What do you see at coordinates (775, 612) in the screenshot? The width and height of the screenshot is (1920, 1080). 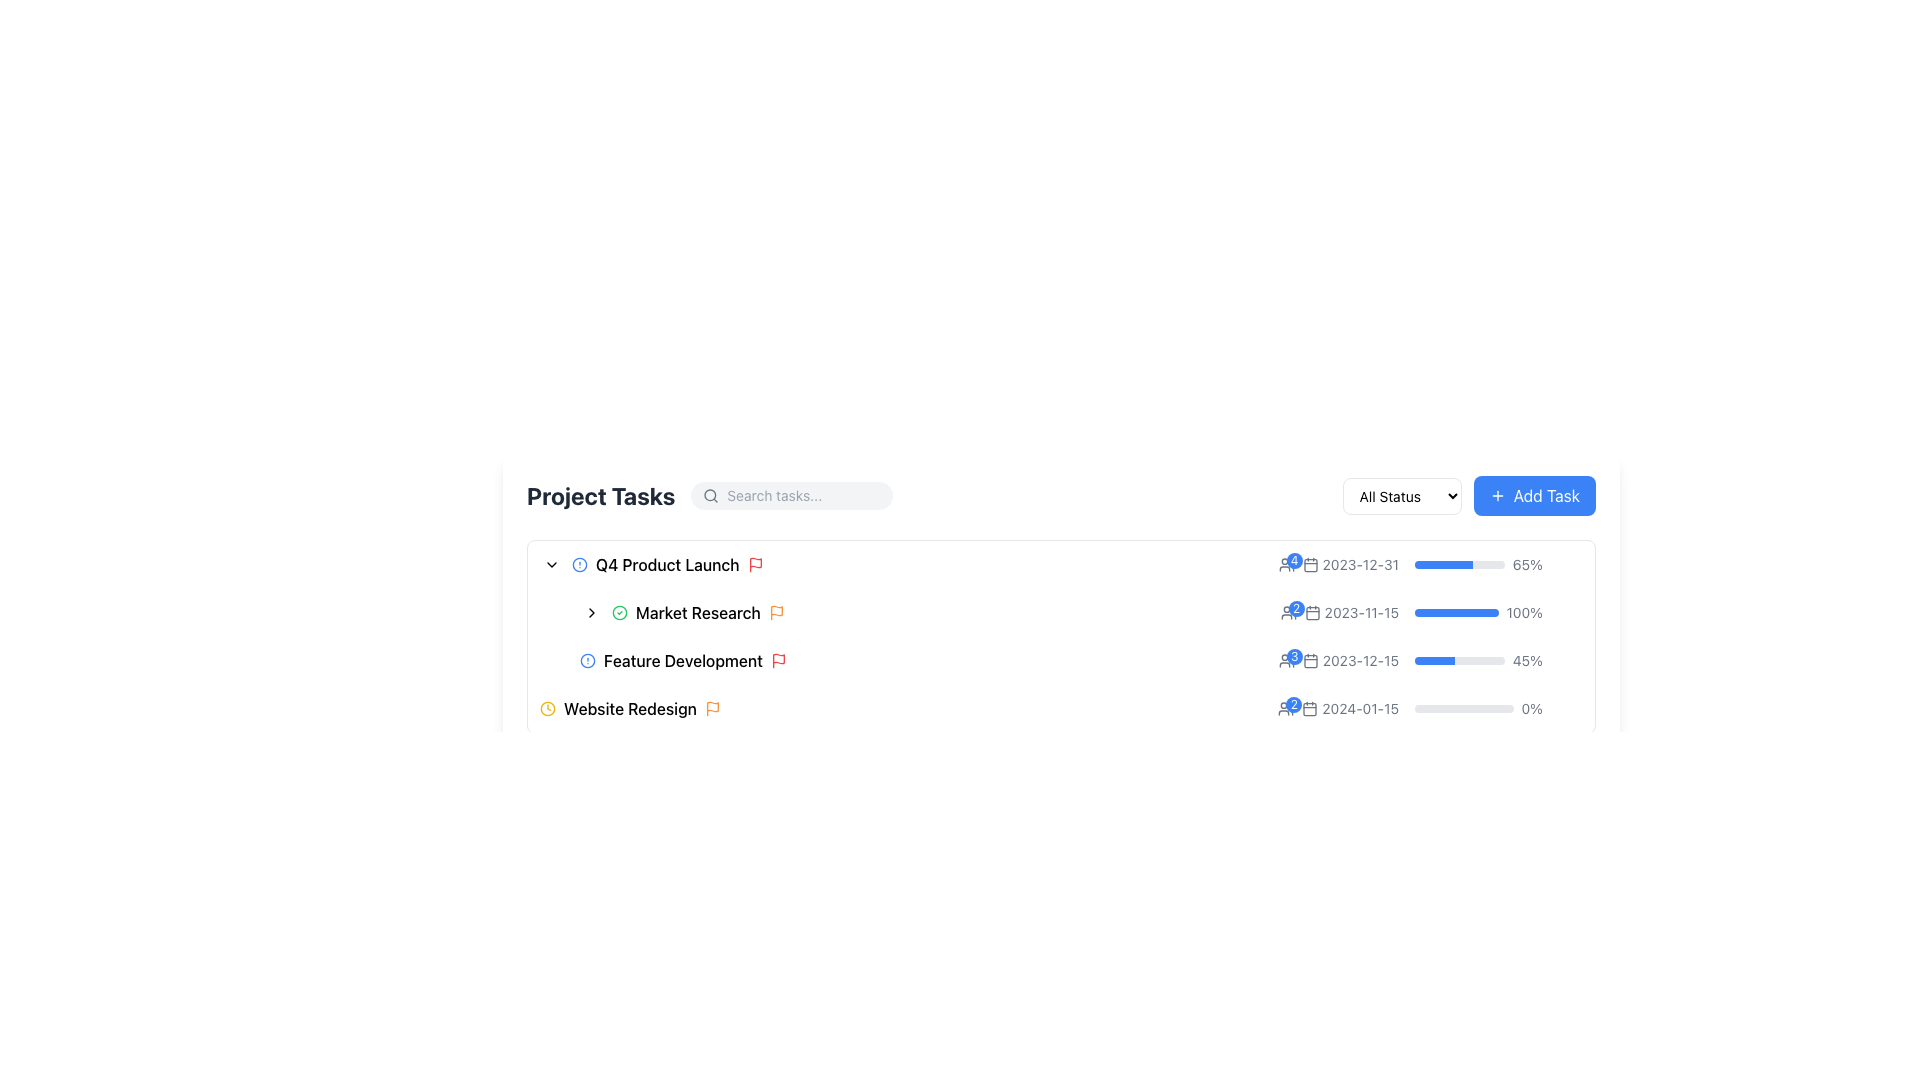 I see `the flag icon next to the 'Market Research' label` at bounding box center [775, 612].